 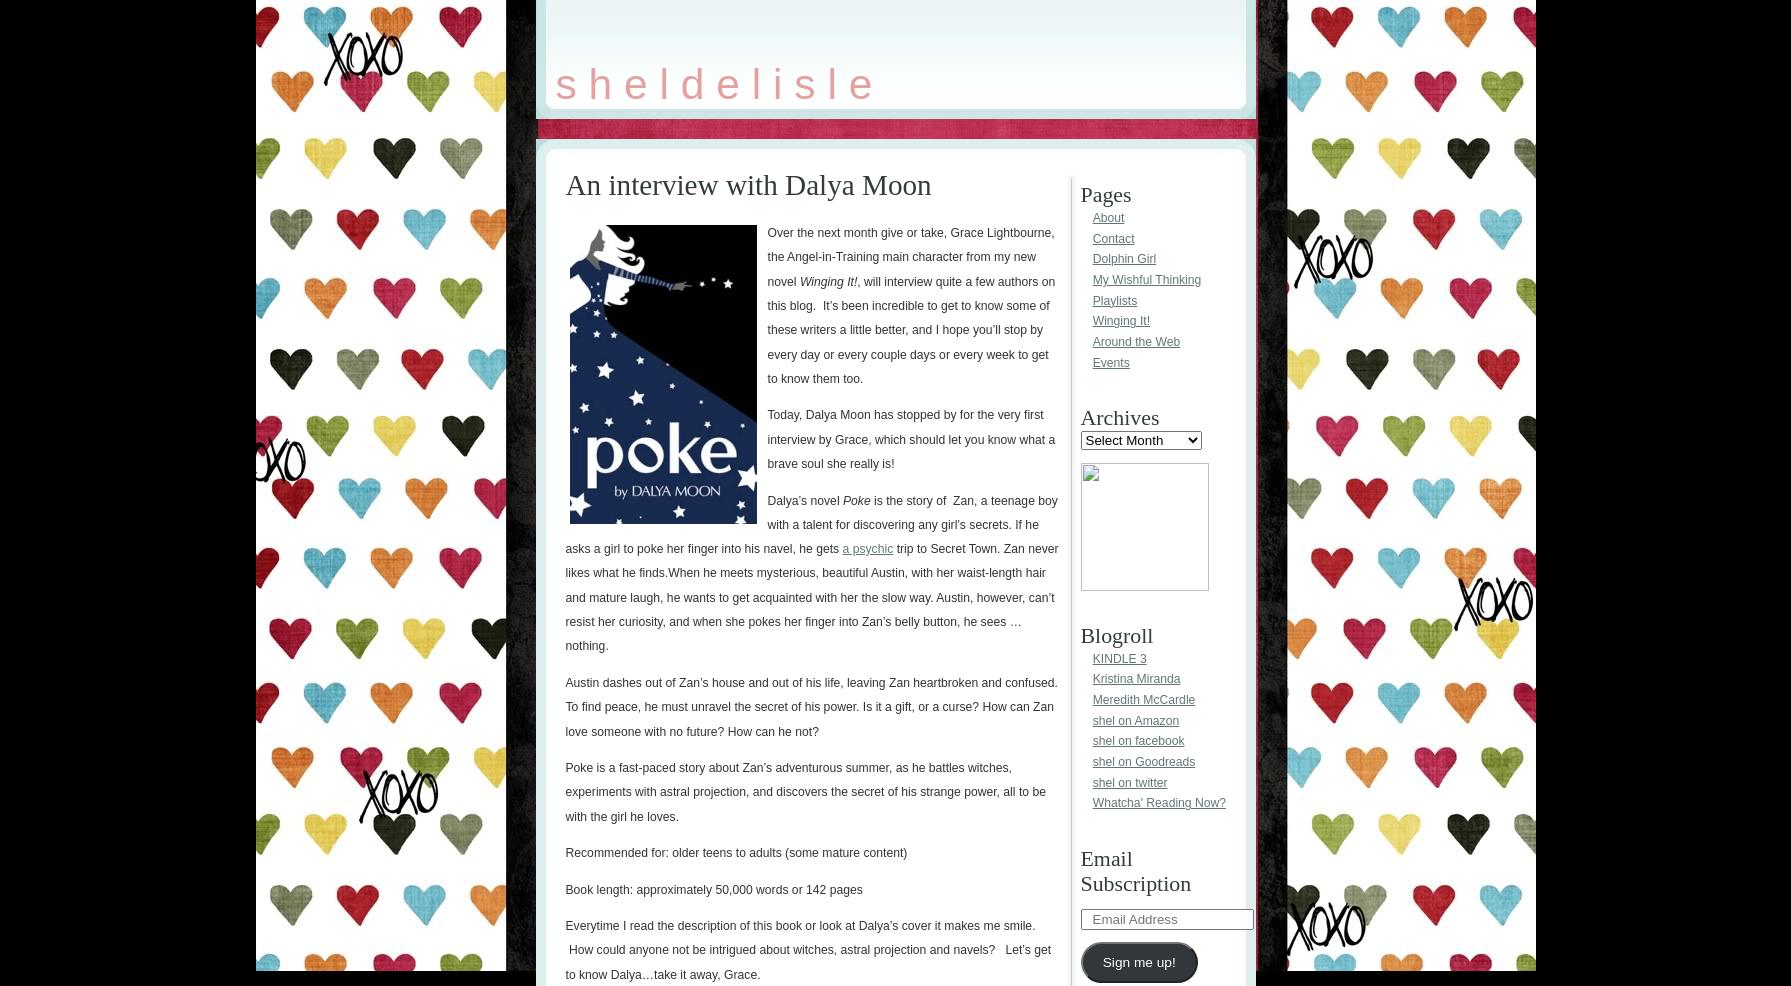 I want to click on 'Book length: approximately 50,000 words or 142 pages', so click(x=713, y=887).